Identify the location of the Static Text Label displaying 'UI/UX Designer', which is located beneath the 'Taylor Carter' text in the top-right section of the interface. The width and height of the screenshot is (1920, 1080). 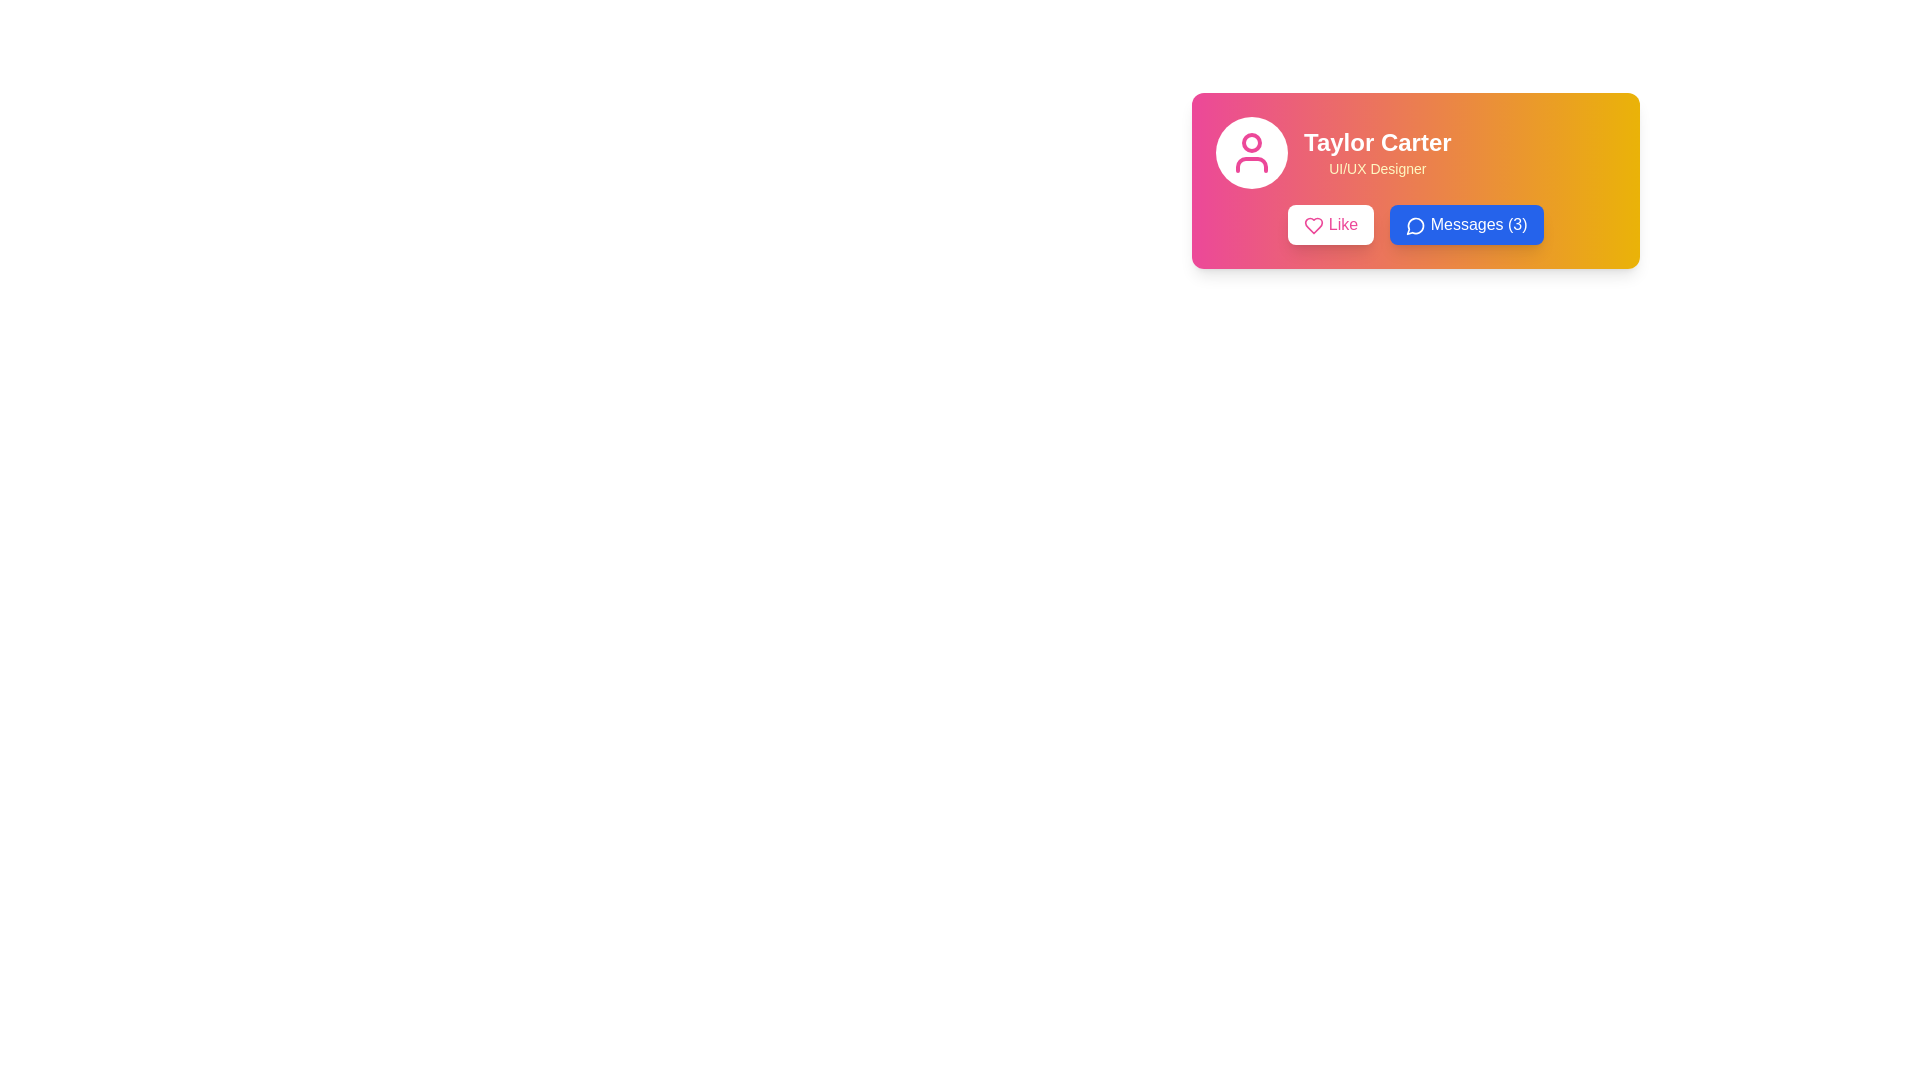
(1376, 168).